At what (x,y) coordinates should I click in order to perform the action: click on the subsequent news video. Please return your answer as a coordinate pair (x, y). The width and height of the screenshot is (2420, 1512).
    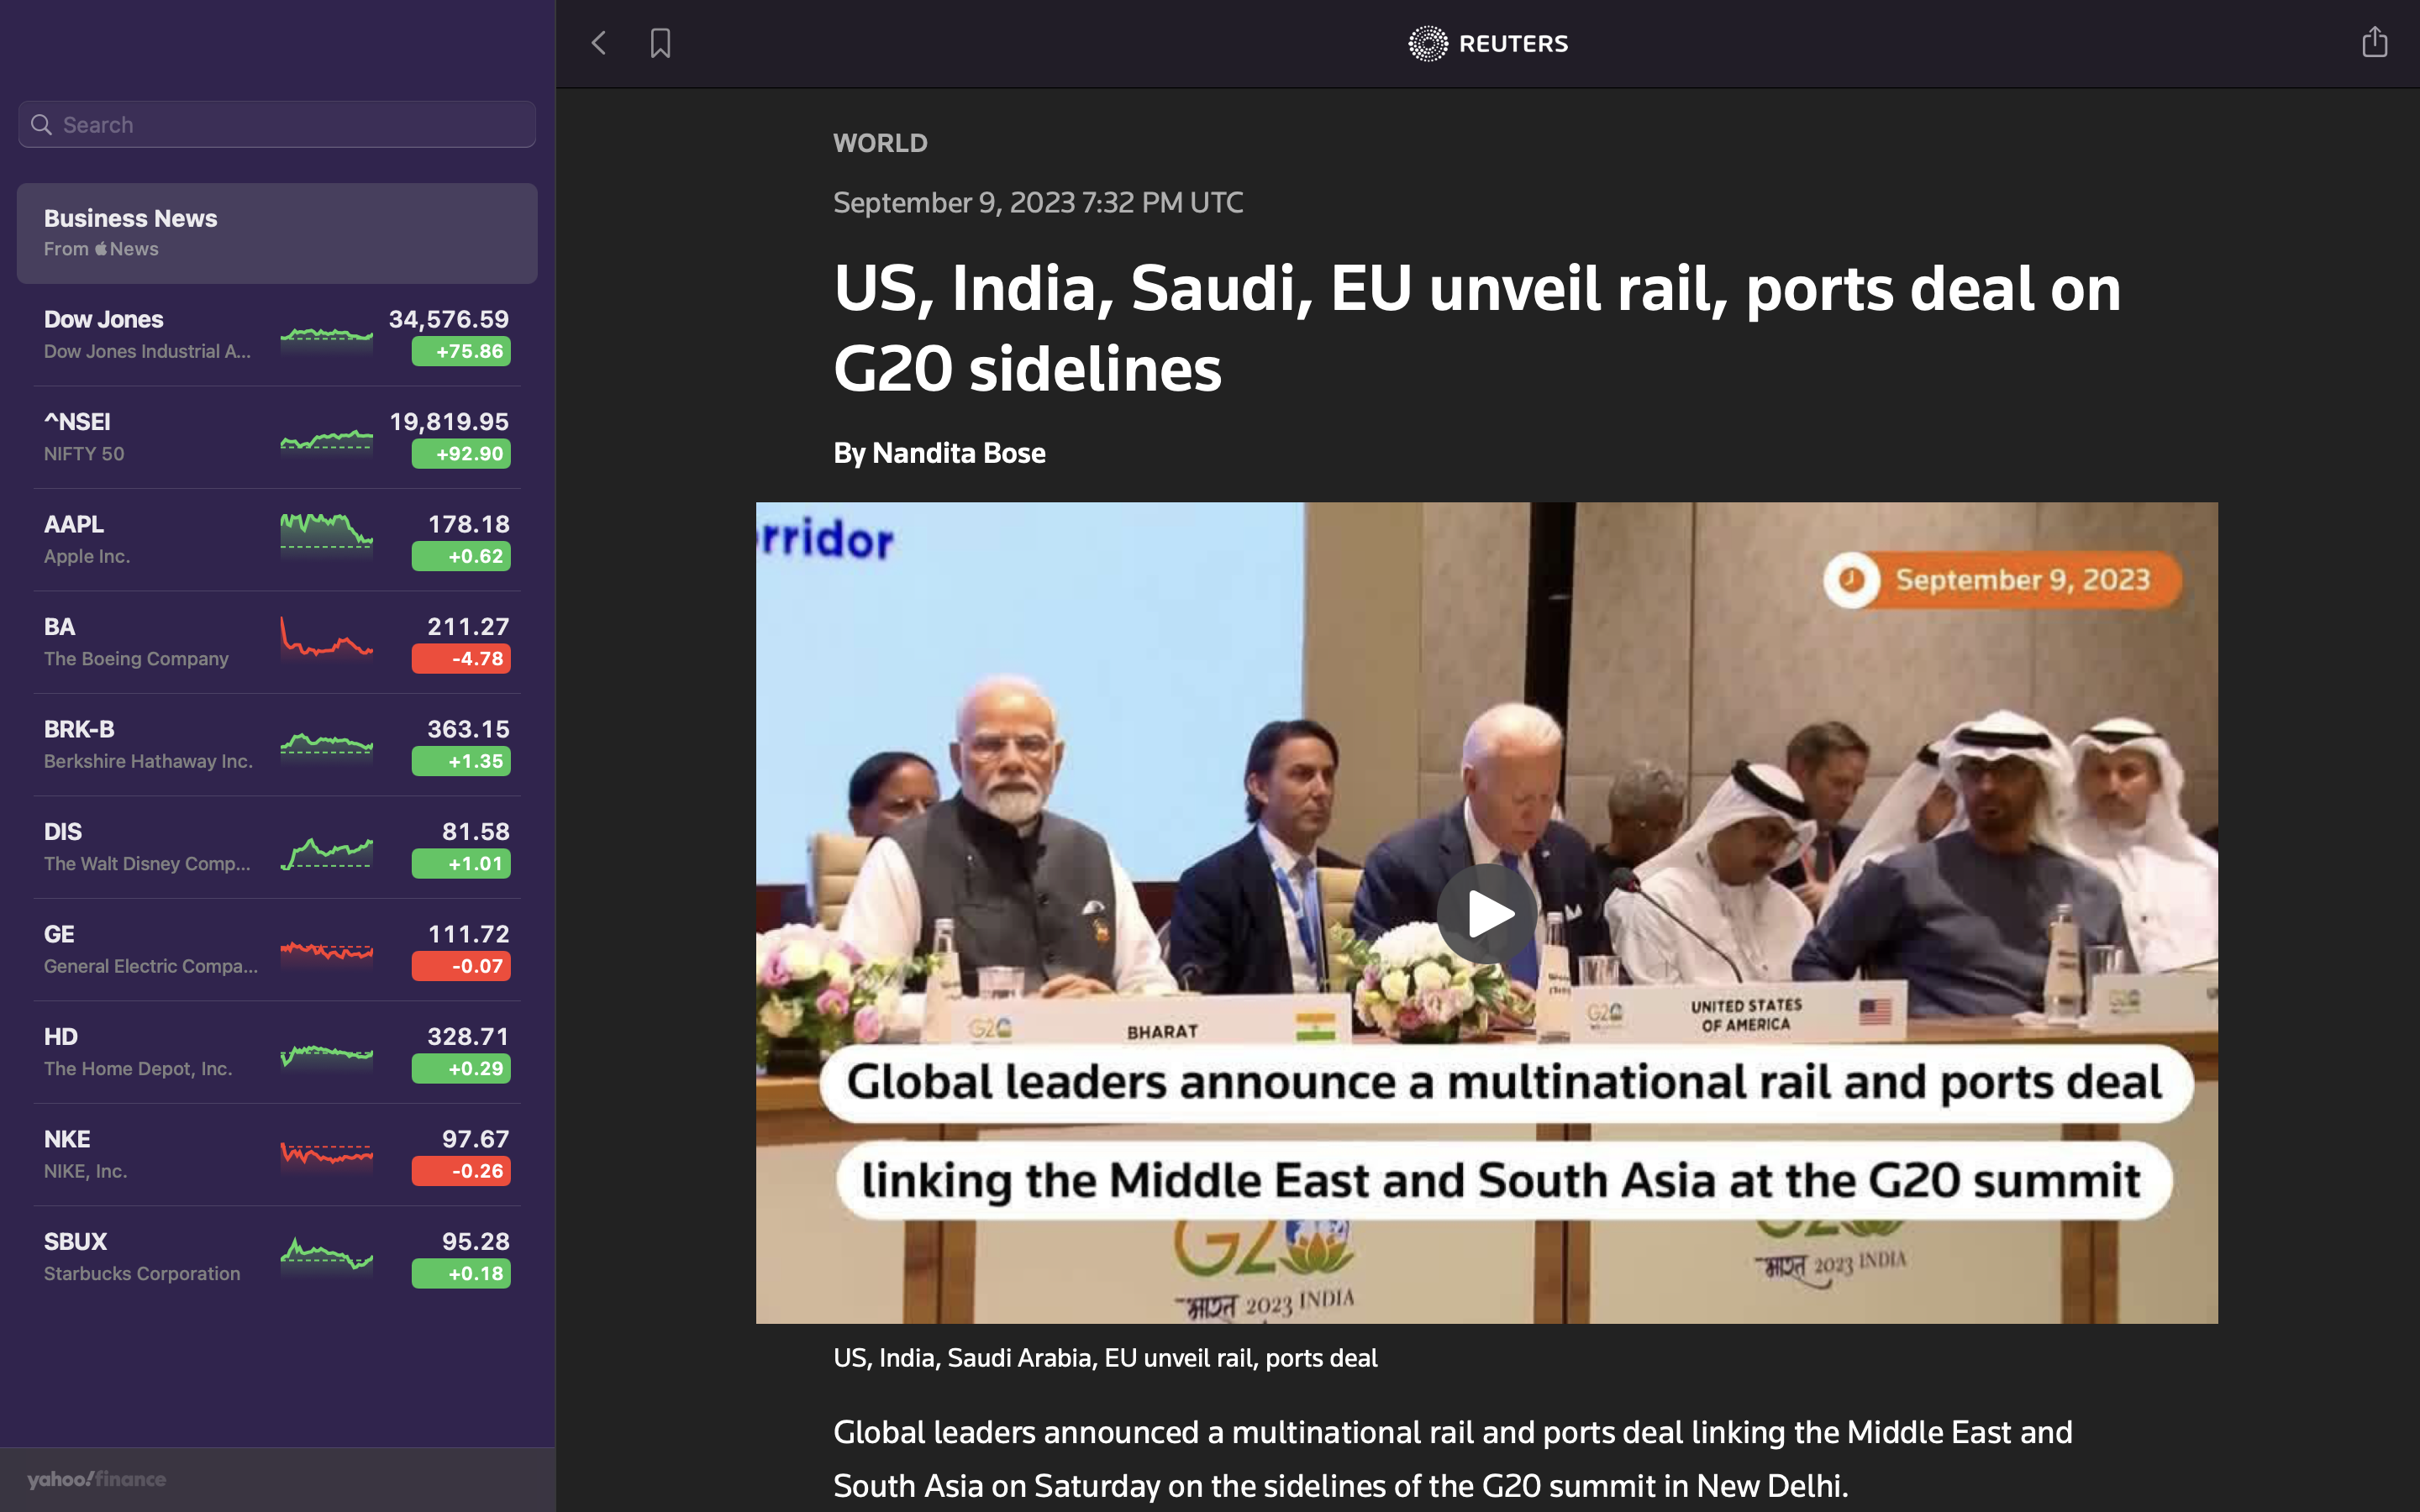
    Looking at the image, I should click on (1488, 909).